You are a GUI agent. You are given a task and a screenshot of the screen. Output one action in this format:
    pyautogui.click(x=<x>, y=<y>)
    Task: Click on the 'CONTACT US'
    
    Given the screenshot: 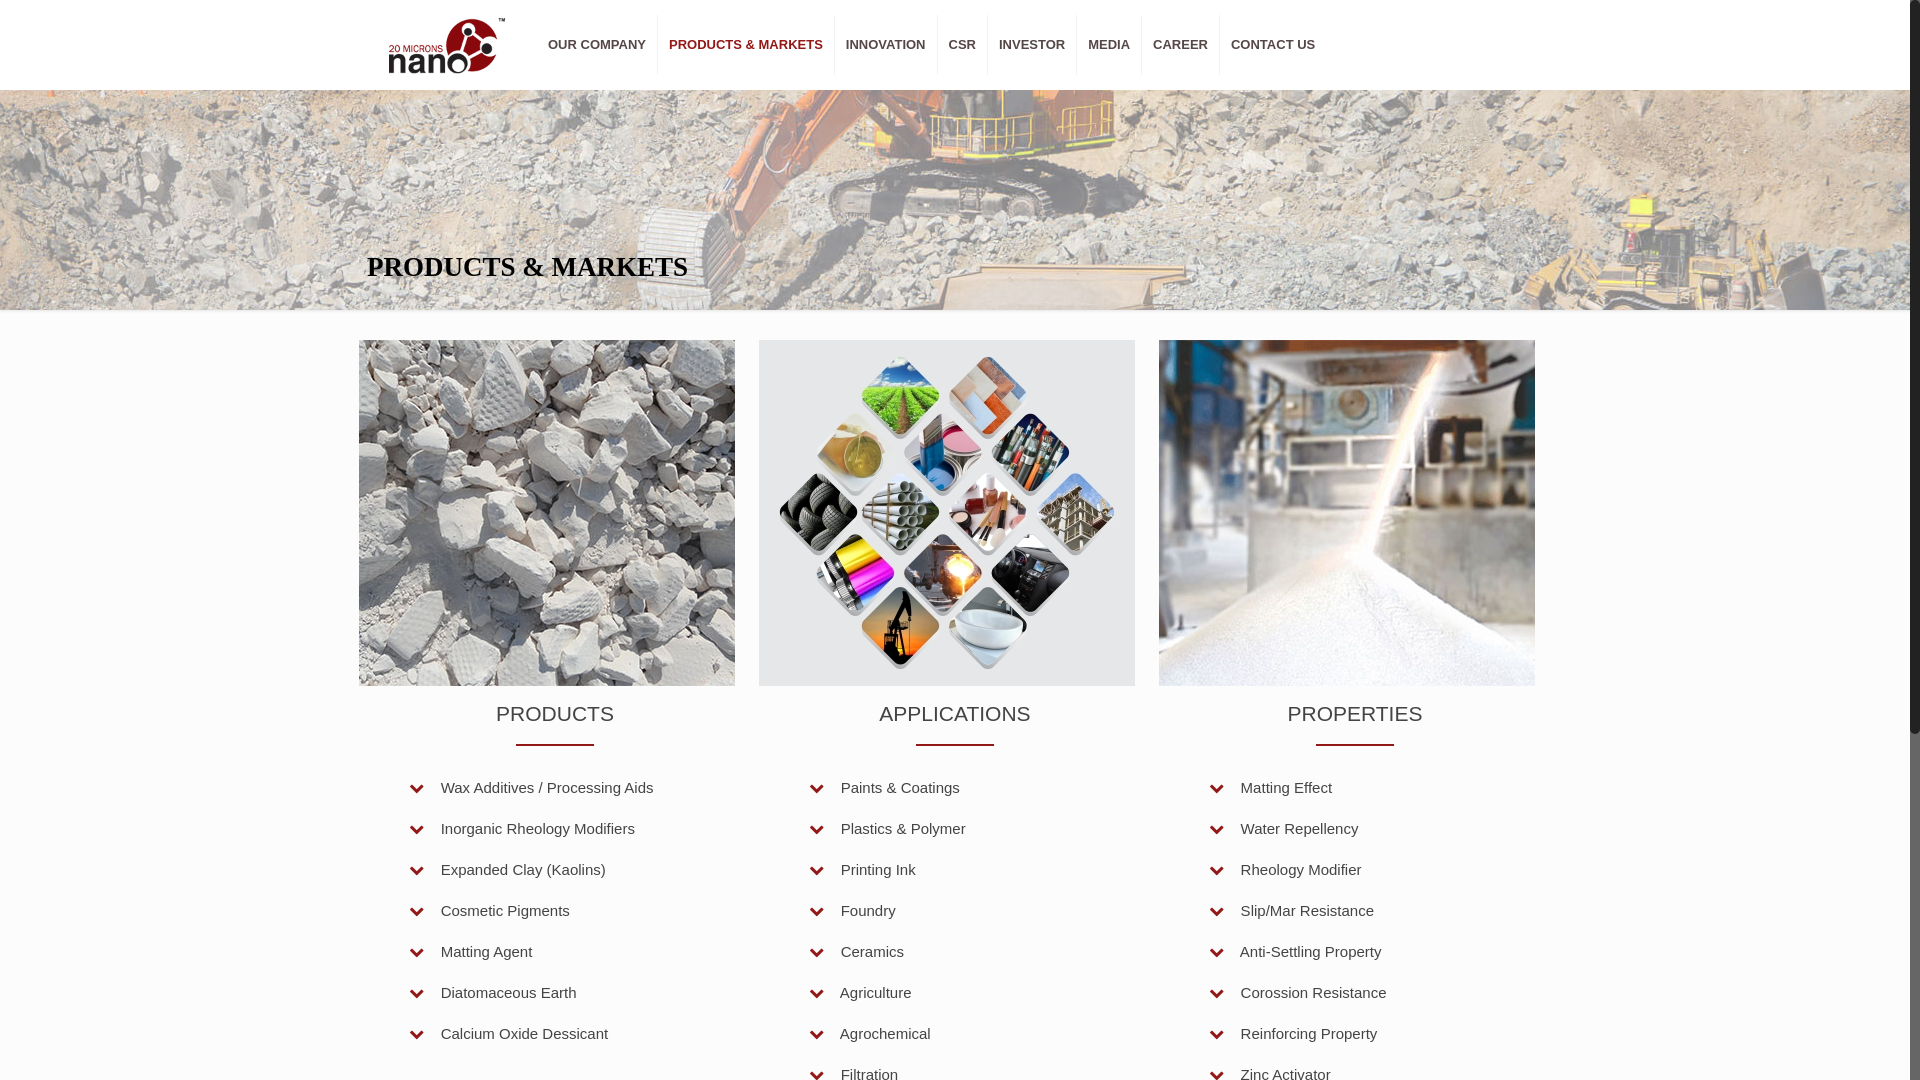 What is the action you would take?
    pyautogui.click(x=1271, y=45)
    